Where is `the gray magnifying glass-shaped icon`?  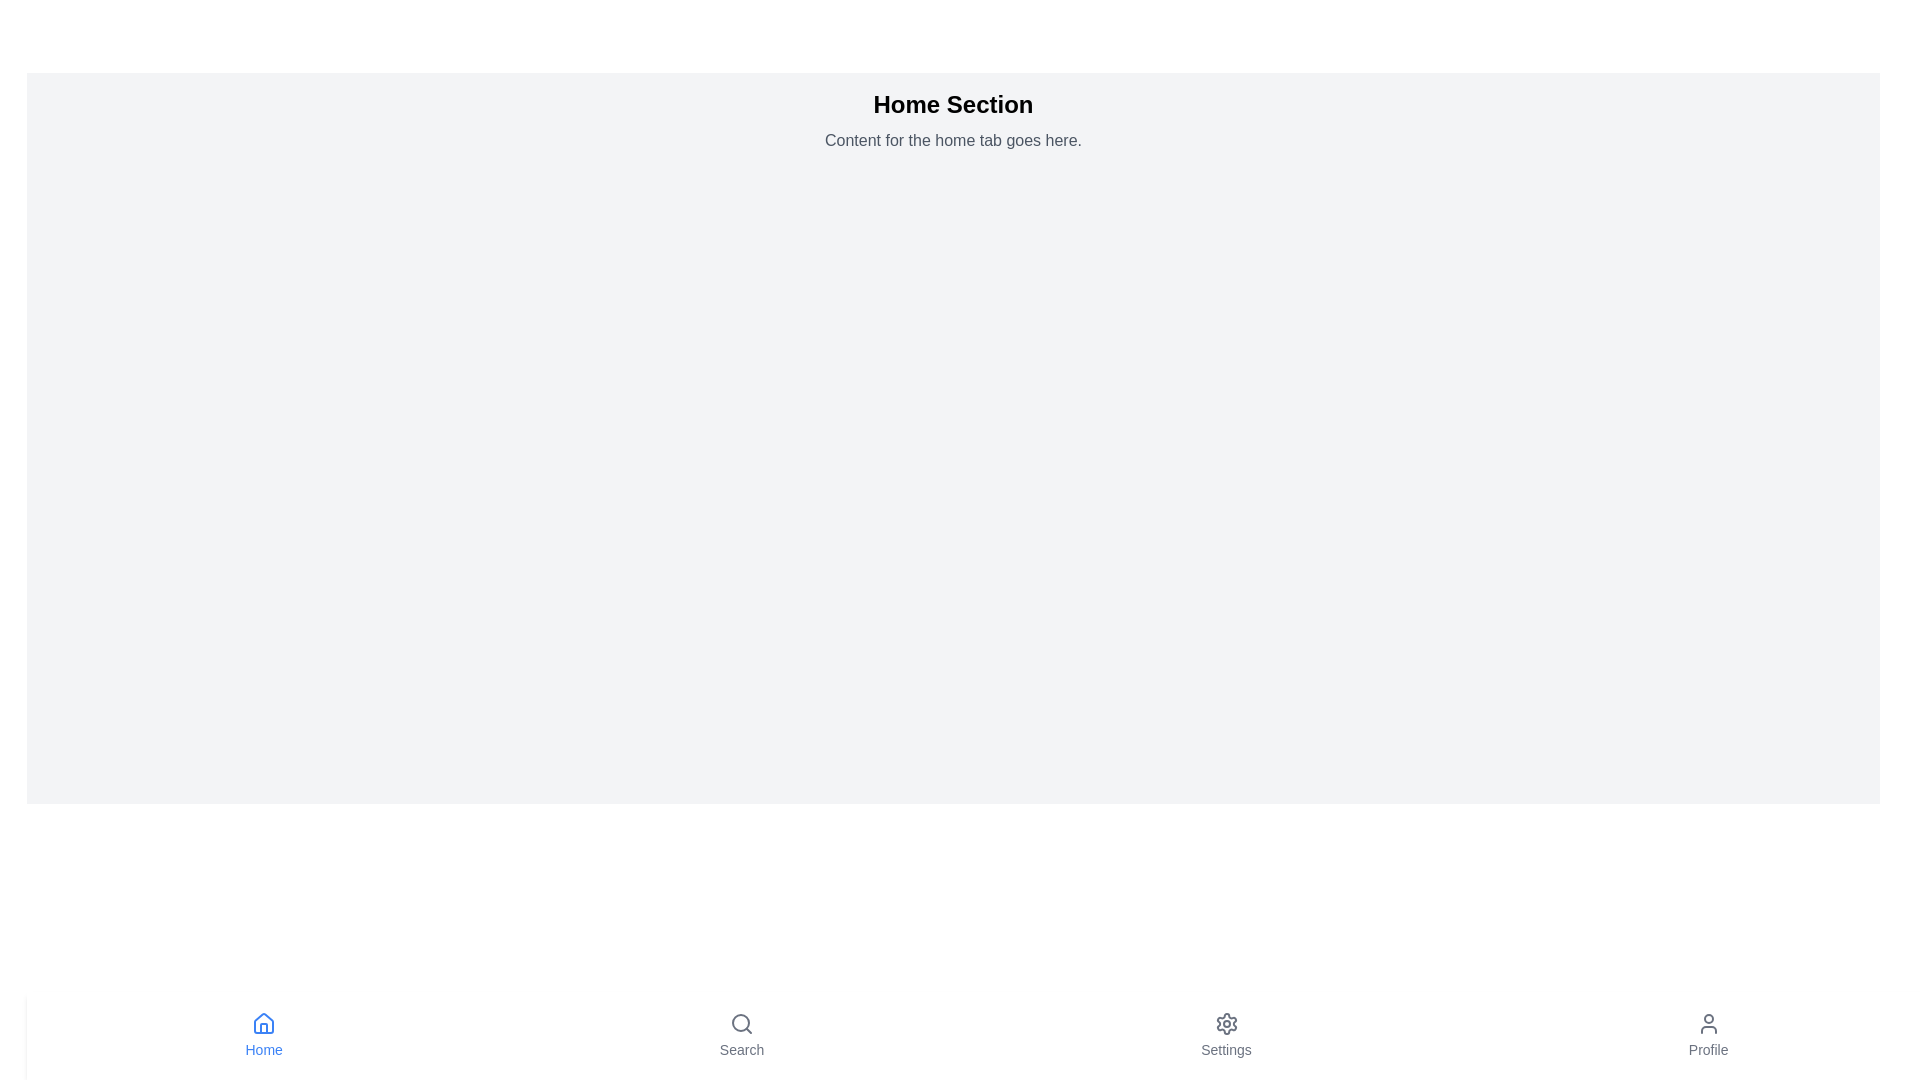
the gray magnifying glass-shaped icon is located at coordinates (741, 1023).